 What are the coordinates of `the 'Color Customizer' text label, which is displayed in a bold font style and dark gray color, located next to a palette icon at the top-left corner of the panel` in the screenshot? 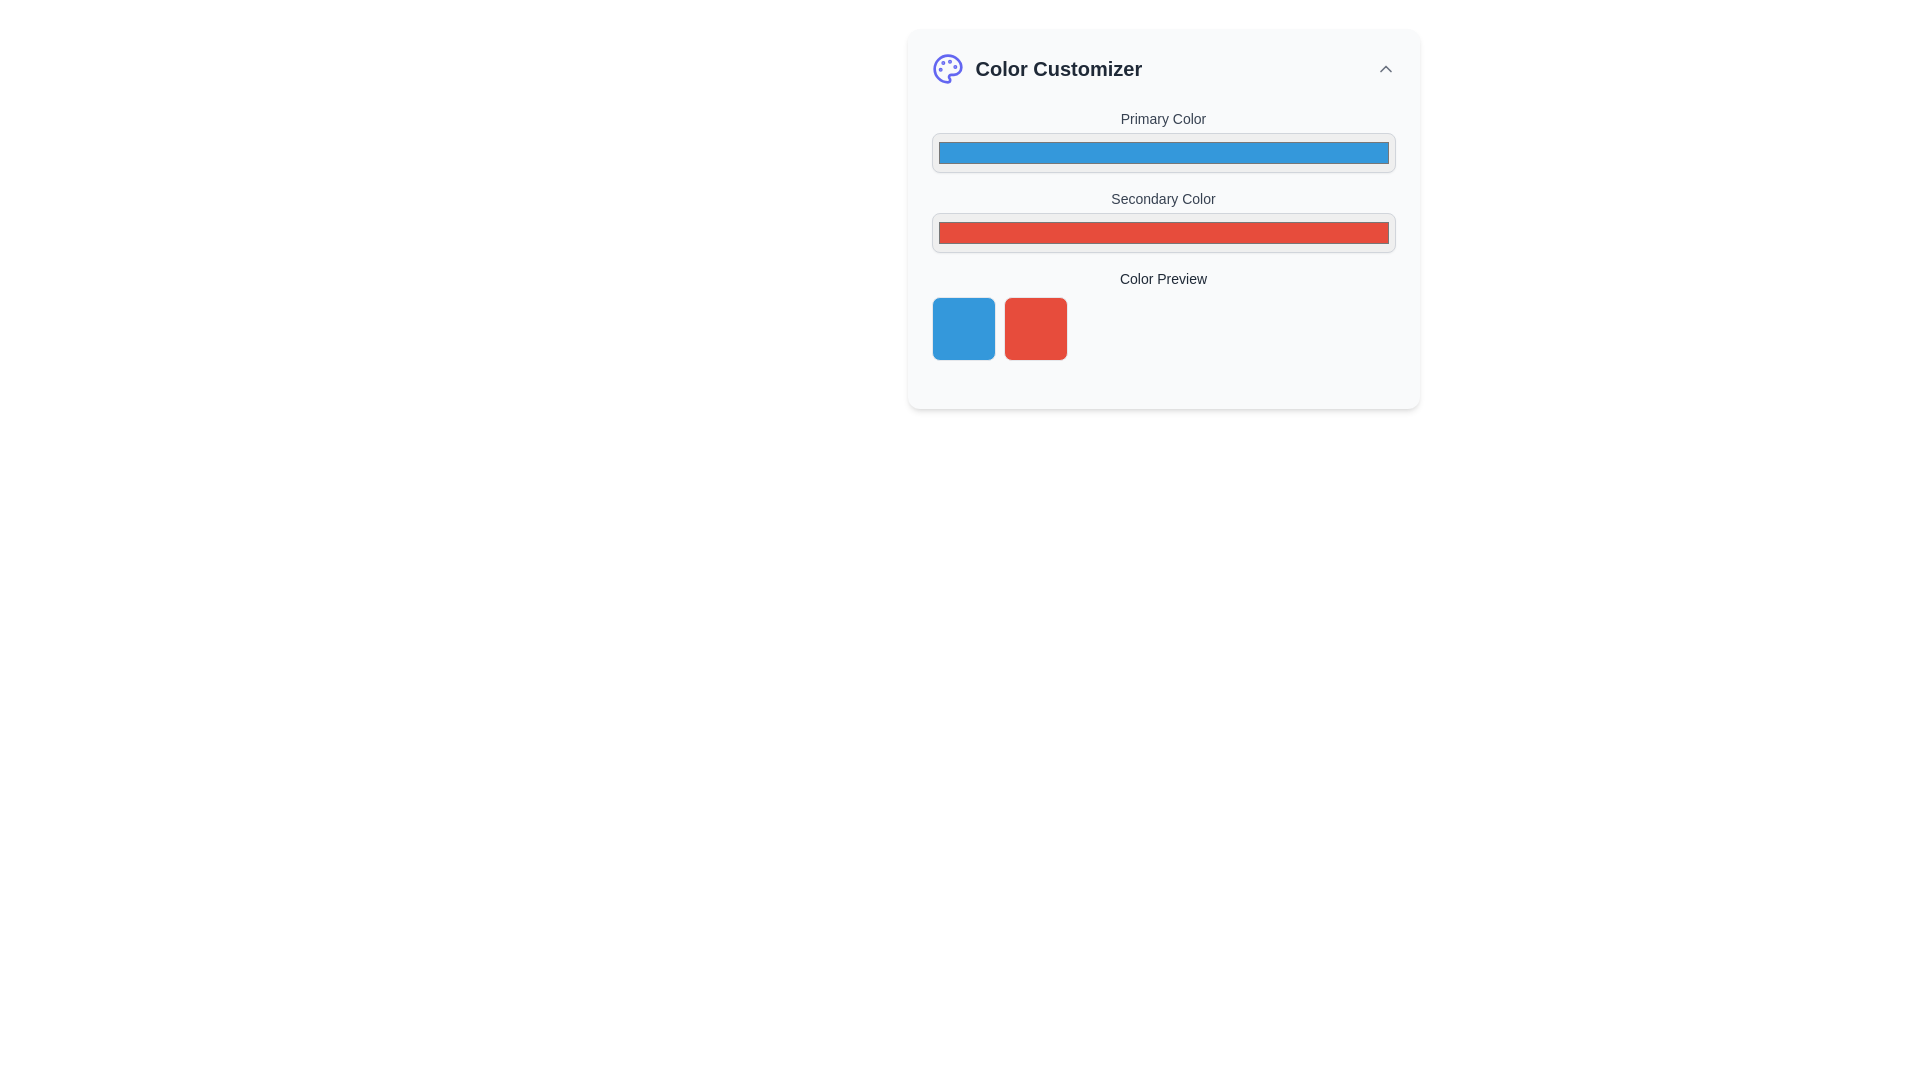 It's located at (1057, 68).